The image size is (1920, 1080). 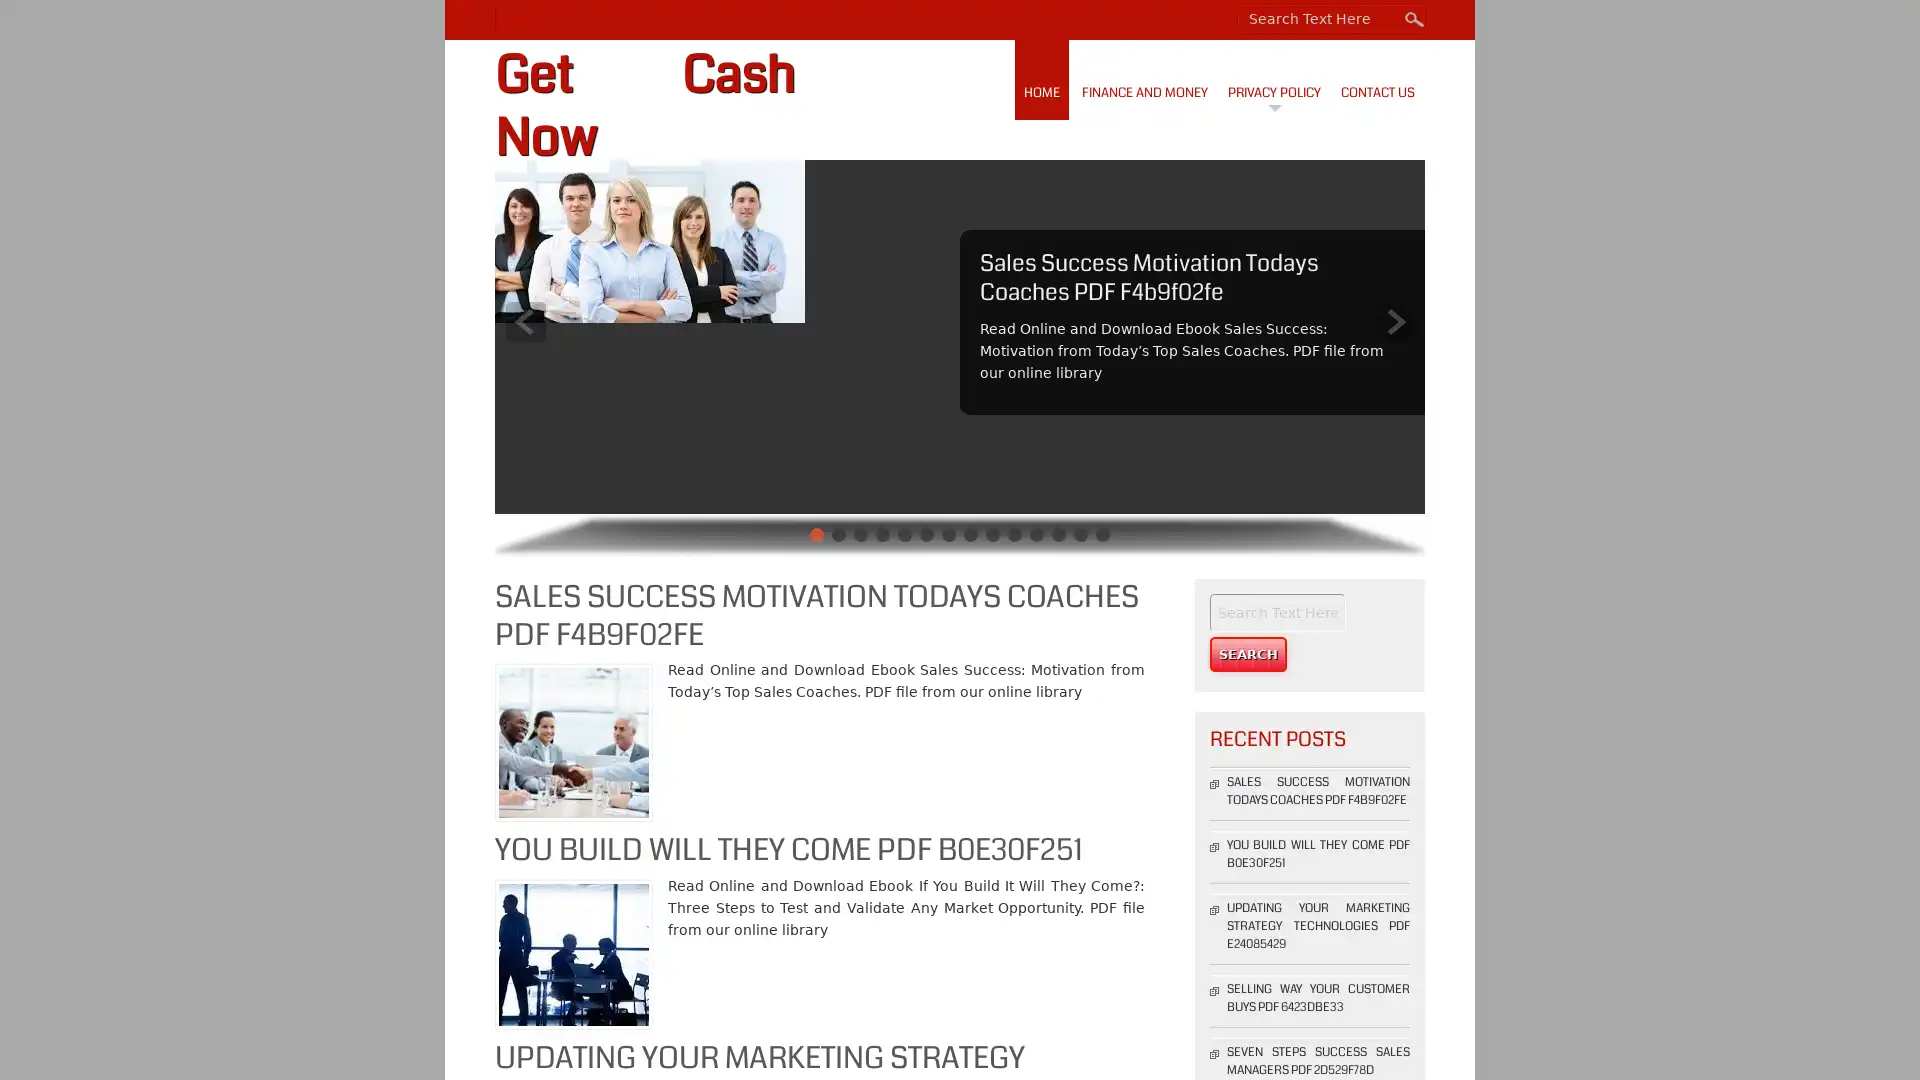 I want to click on Search, so click(x=1247, y=654).